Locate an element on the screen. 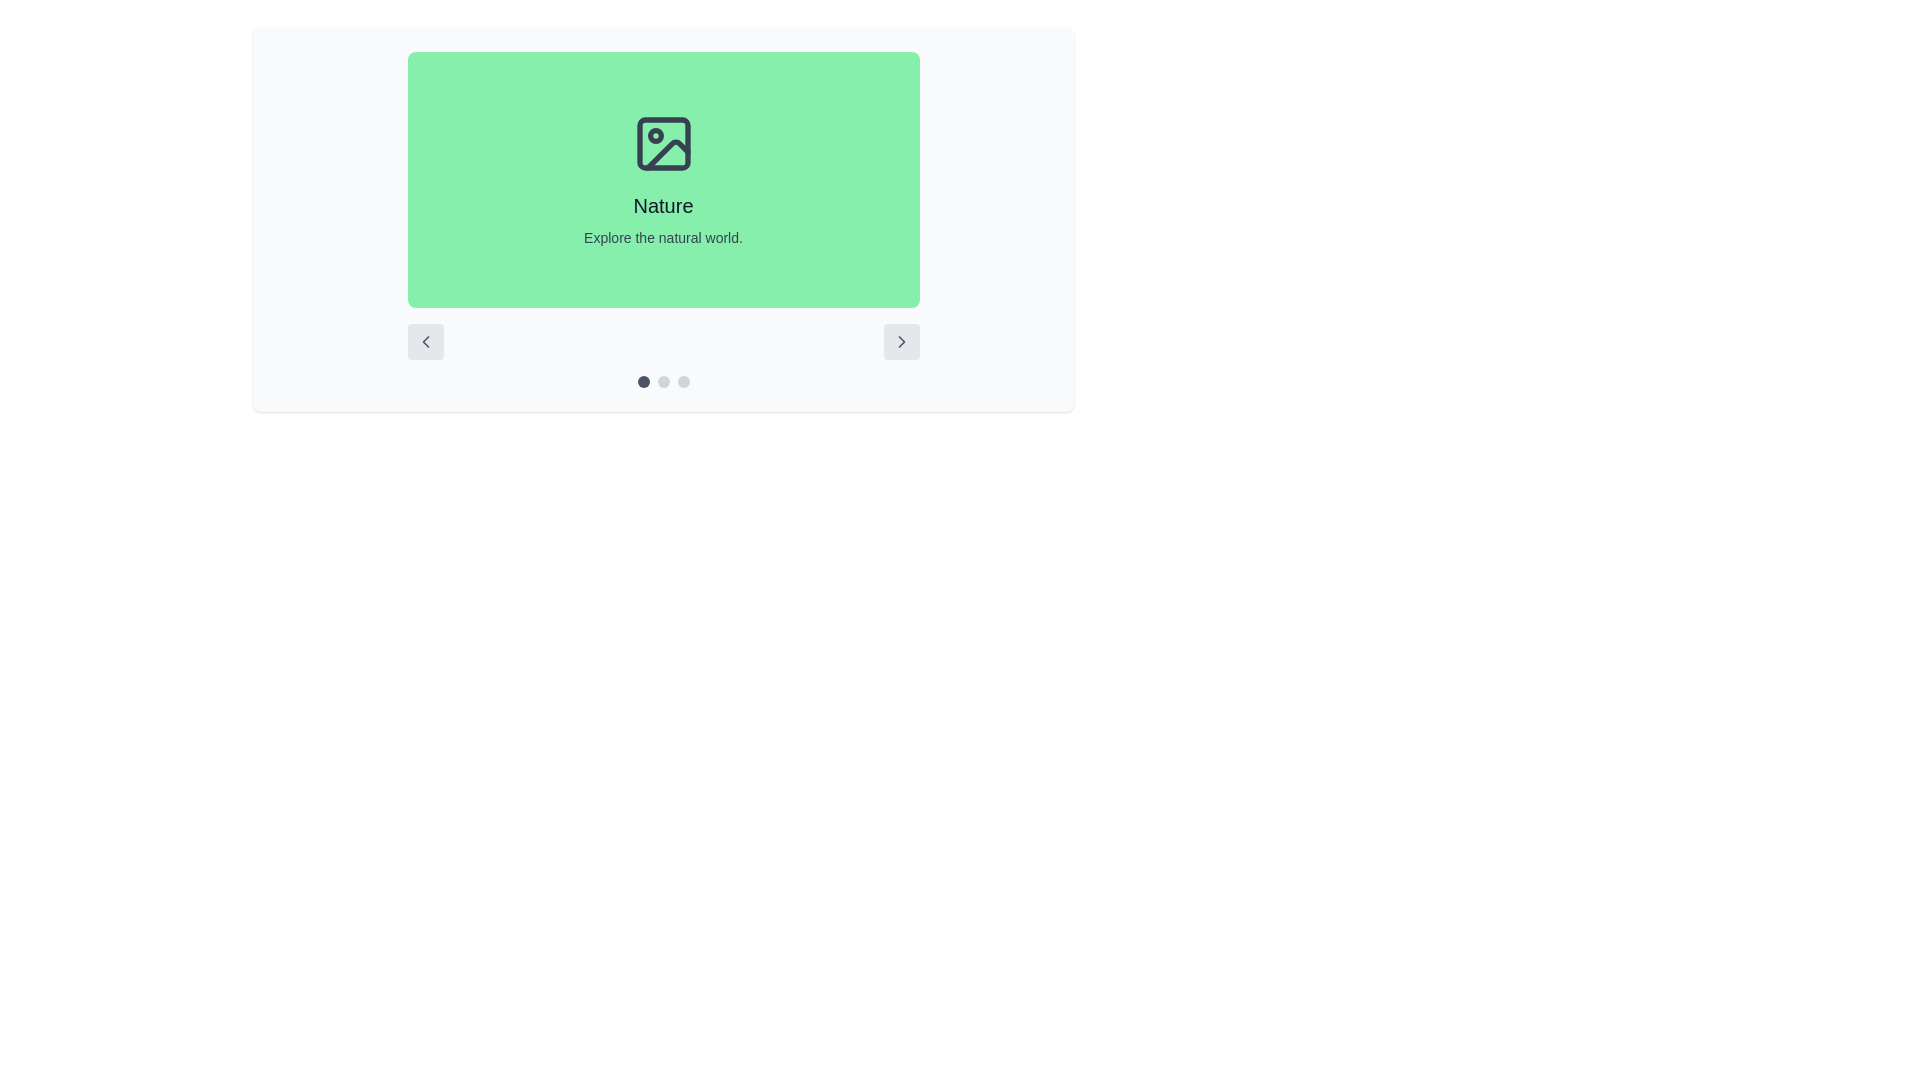 The height and width of the screenshot is (1080, 1920). the right navigation button for the carousel is located at coordinates (900, 341).